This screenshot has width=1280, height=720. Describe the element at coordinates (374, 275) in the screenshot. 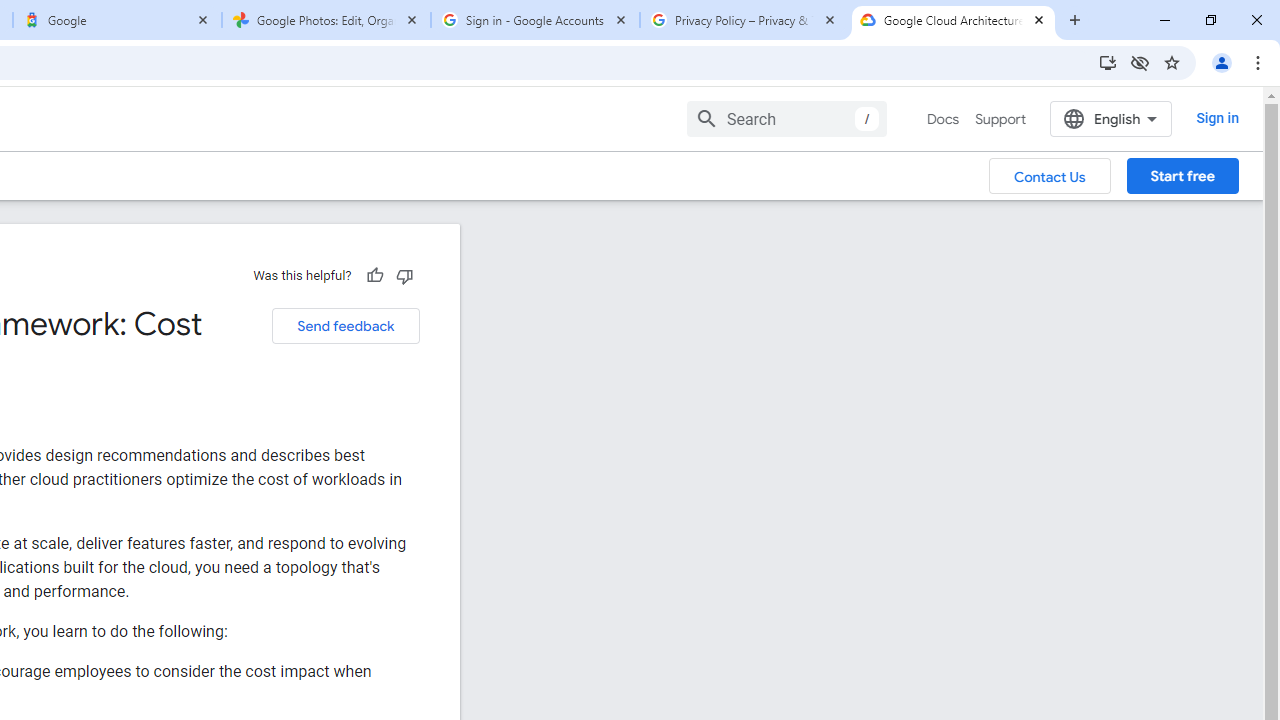

I see `'Helpful'` at that location.